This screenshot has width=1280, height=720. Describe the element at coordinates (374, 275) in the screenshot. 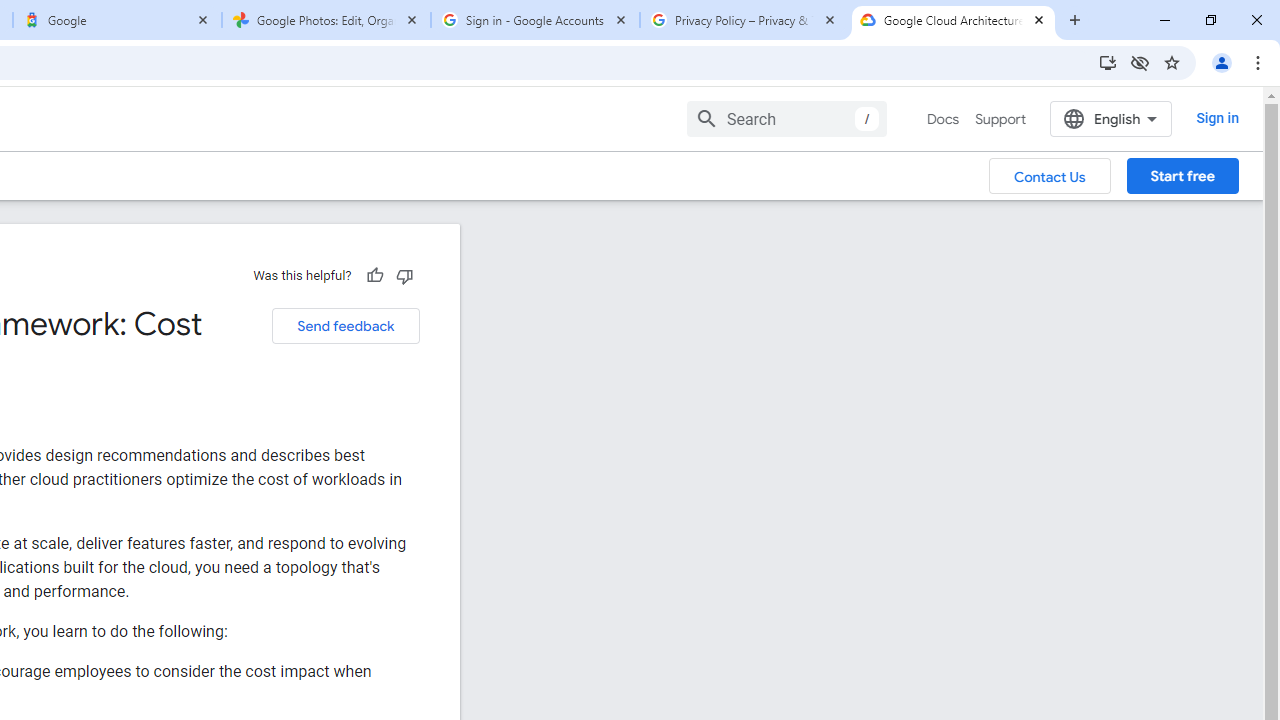

I see `'Helpful'` at that location.